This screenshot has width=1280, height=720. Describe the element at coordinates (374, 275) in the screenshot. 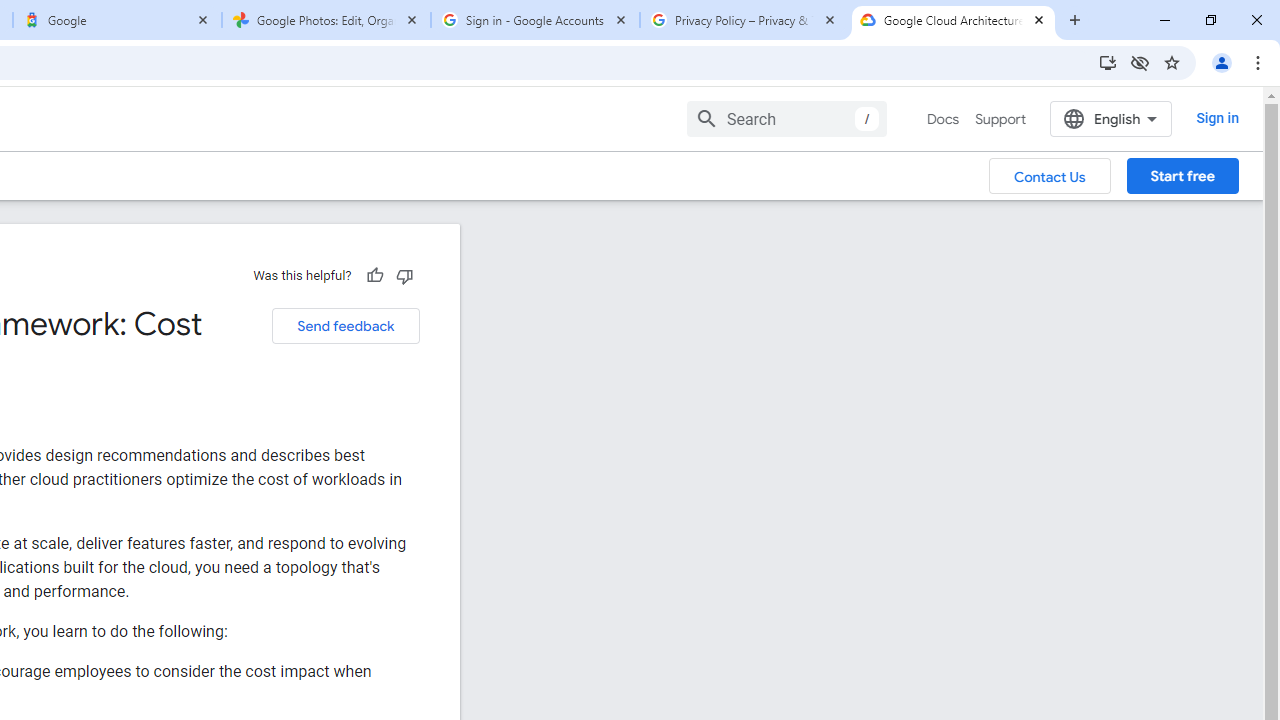

I see `'Helpful'` at that location.